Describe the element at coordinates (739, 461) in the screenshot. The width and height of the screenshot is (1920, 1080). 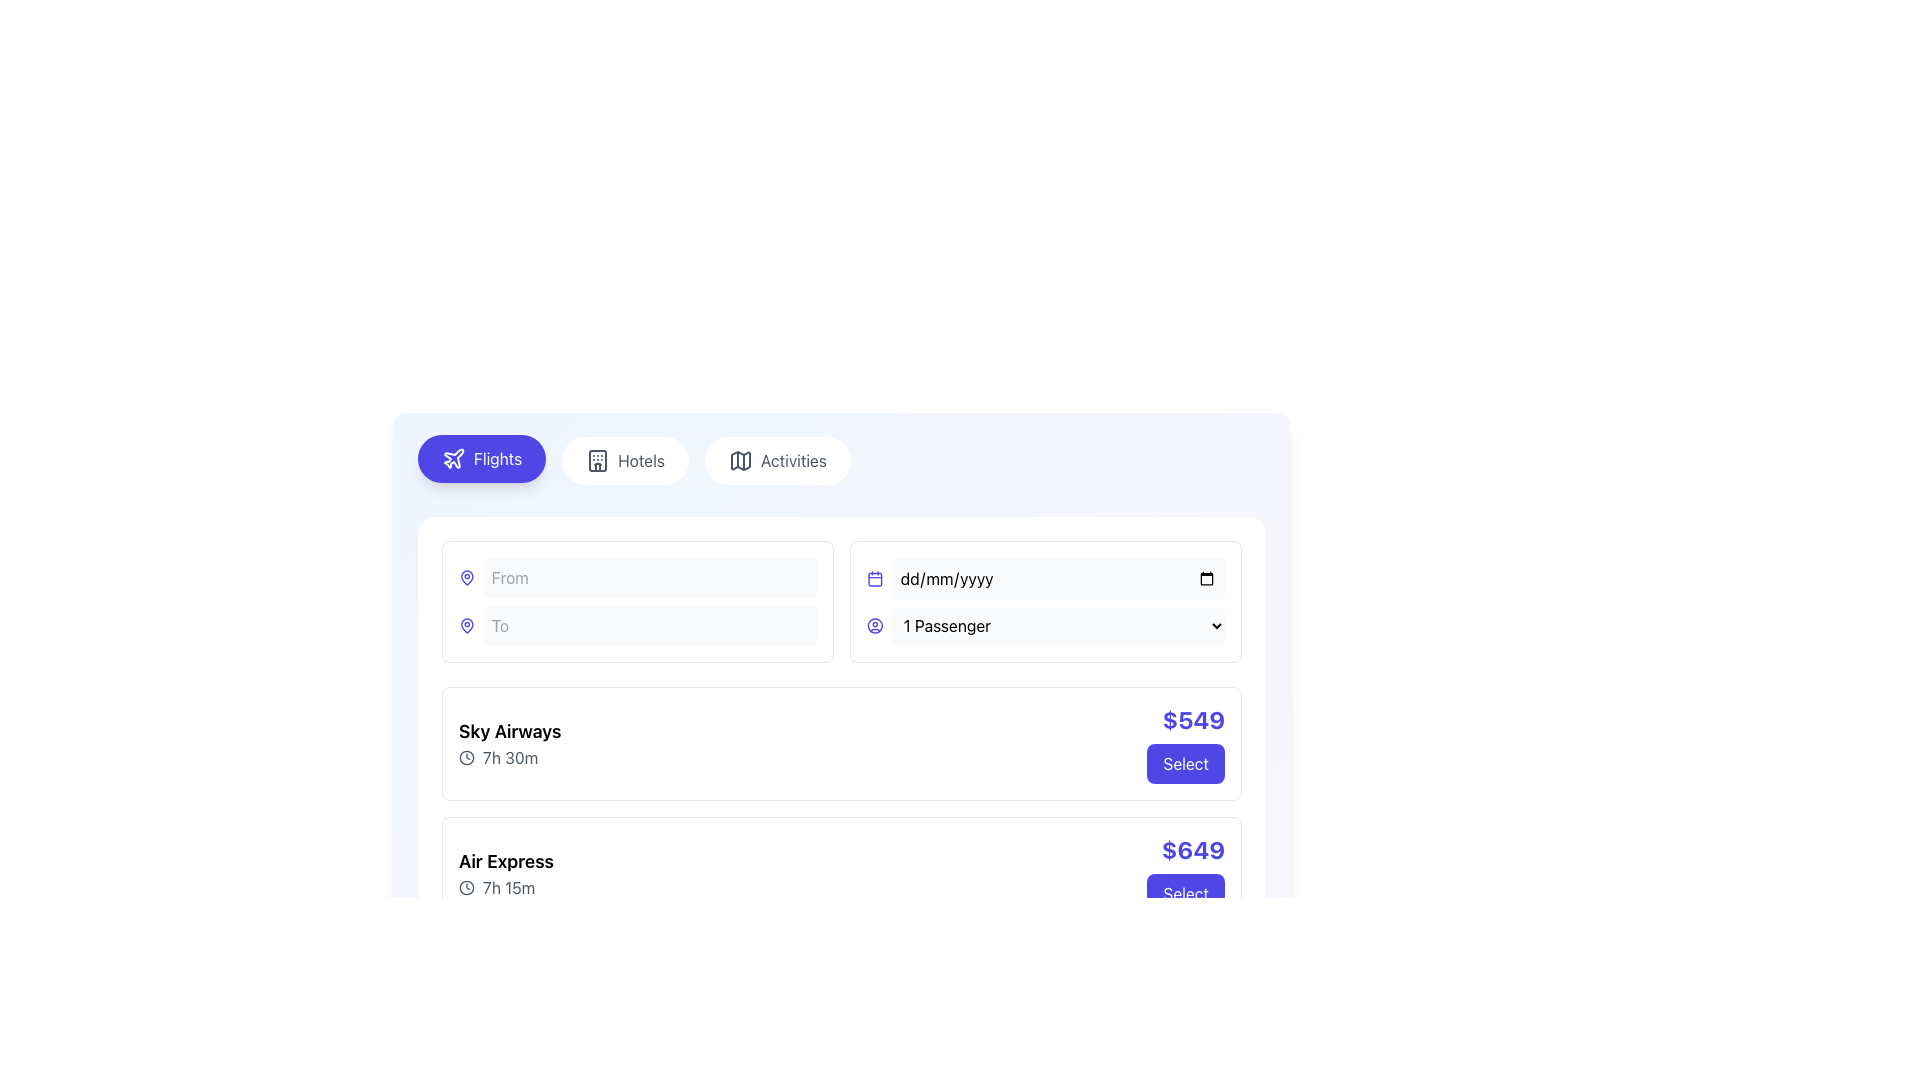
I see `the 'Activities' icon located in the top navigation bar, which symbolizes activities or attractions, for navigation clues` at that location.